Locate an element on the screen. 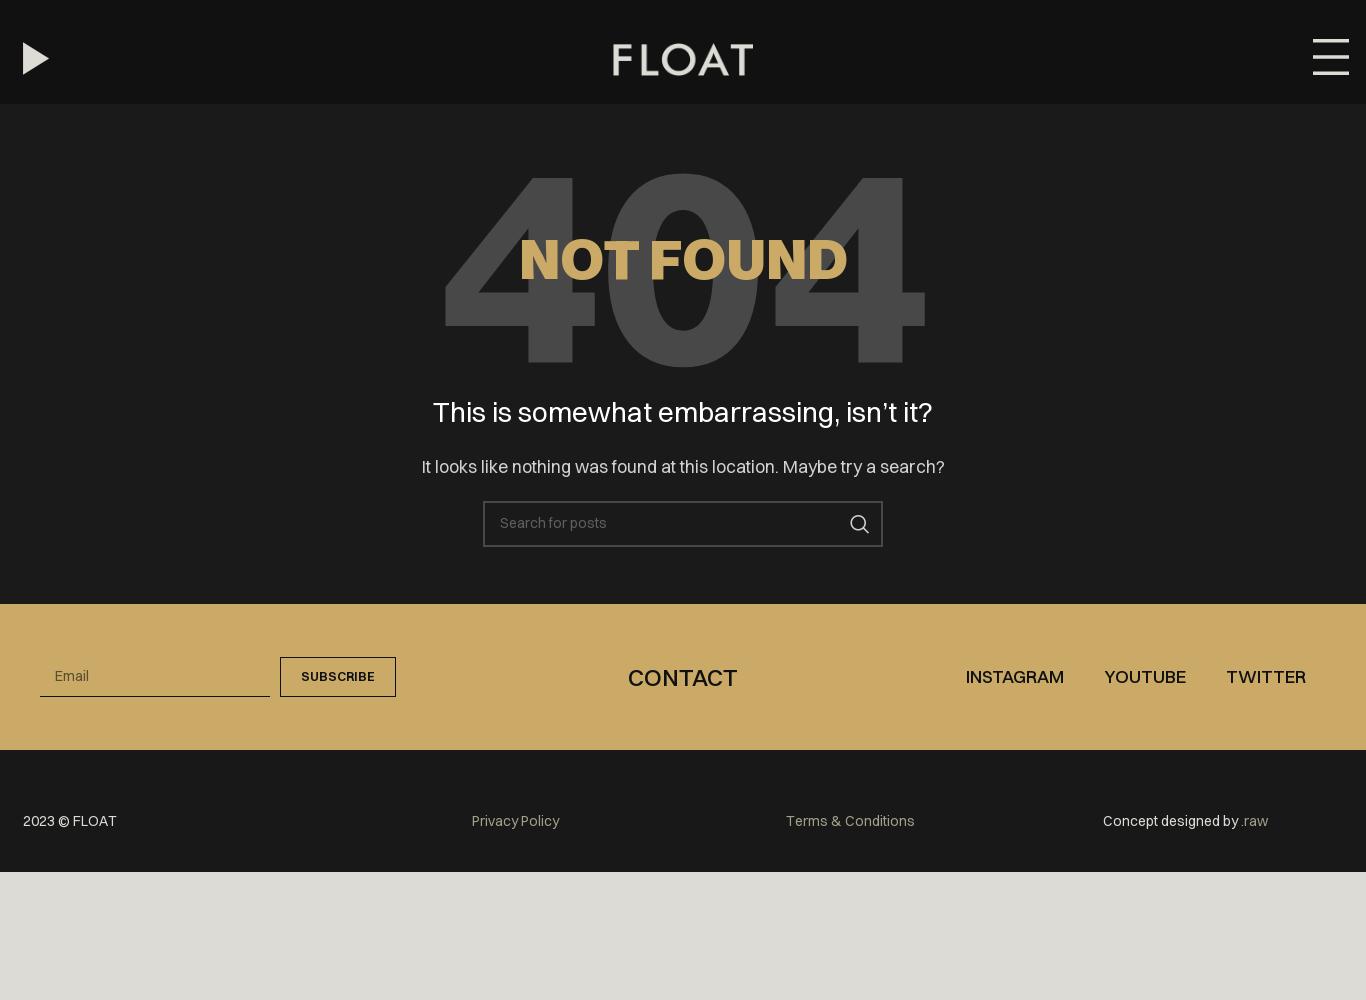 This screenshot has height=1000, width=1366. 'Privacy Policy' is located at coordinates (515, 820).